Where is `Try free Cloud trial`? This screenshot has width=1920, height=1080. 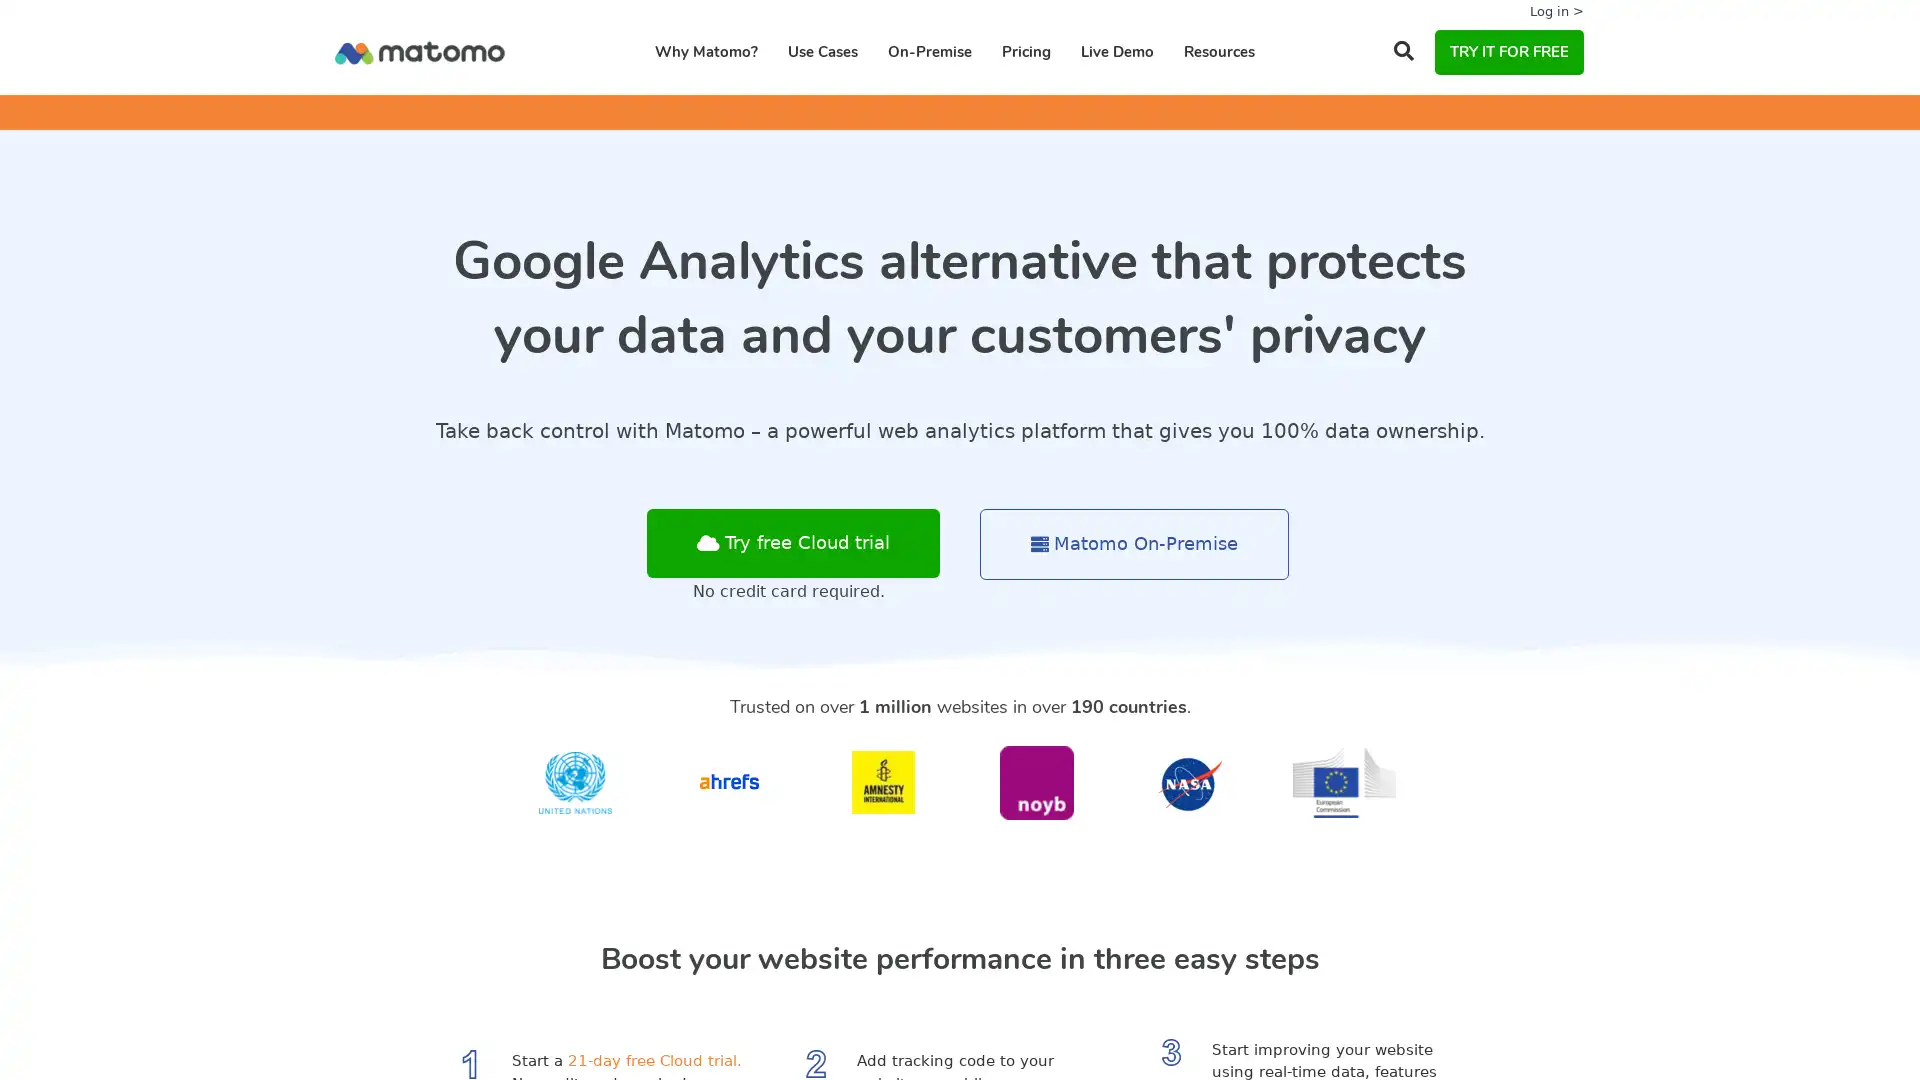 Try free Cloud trial is located at coordinates (792, 543).